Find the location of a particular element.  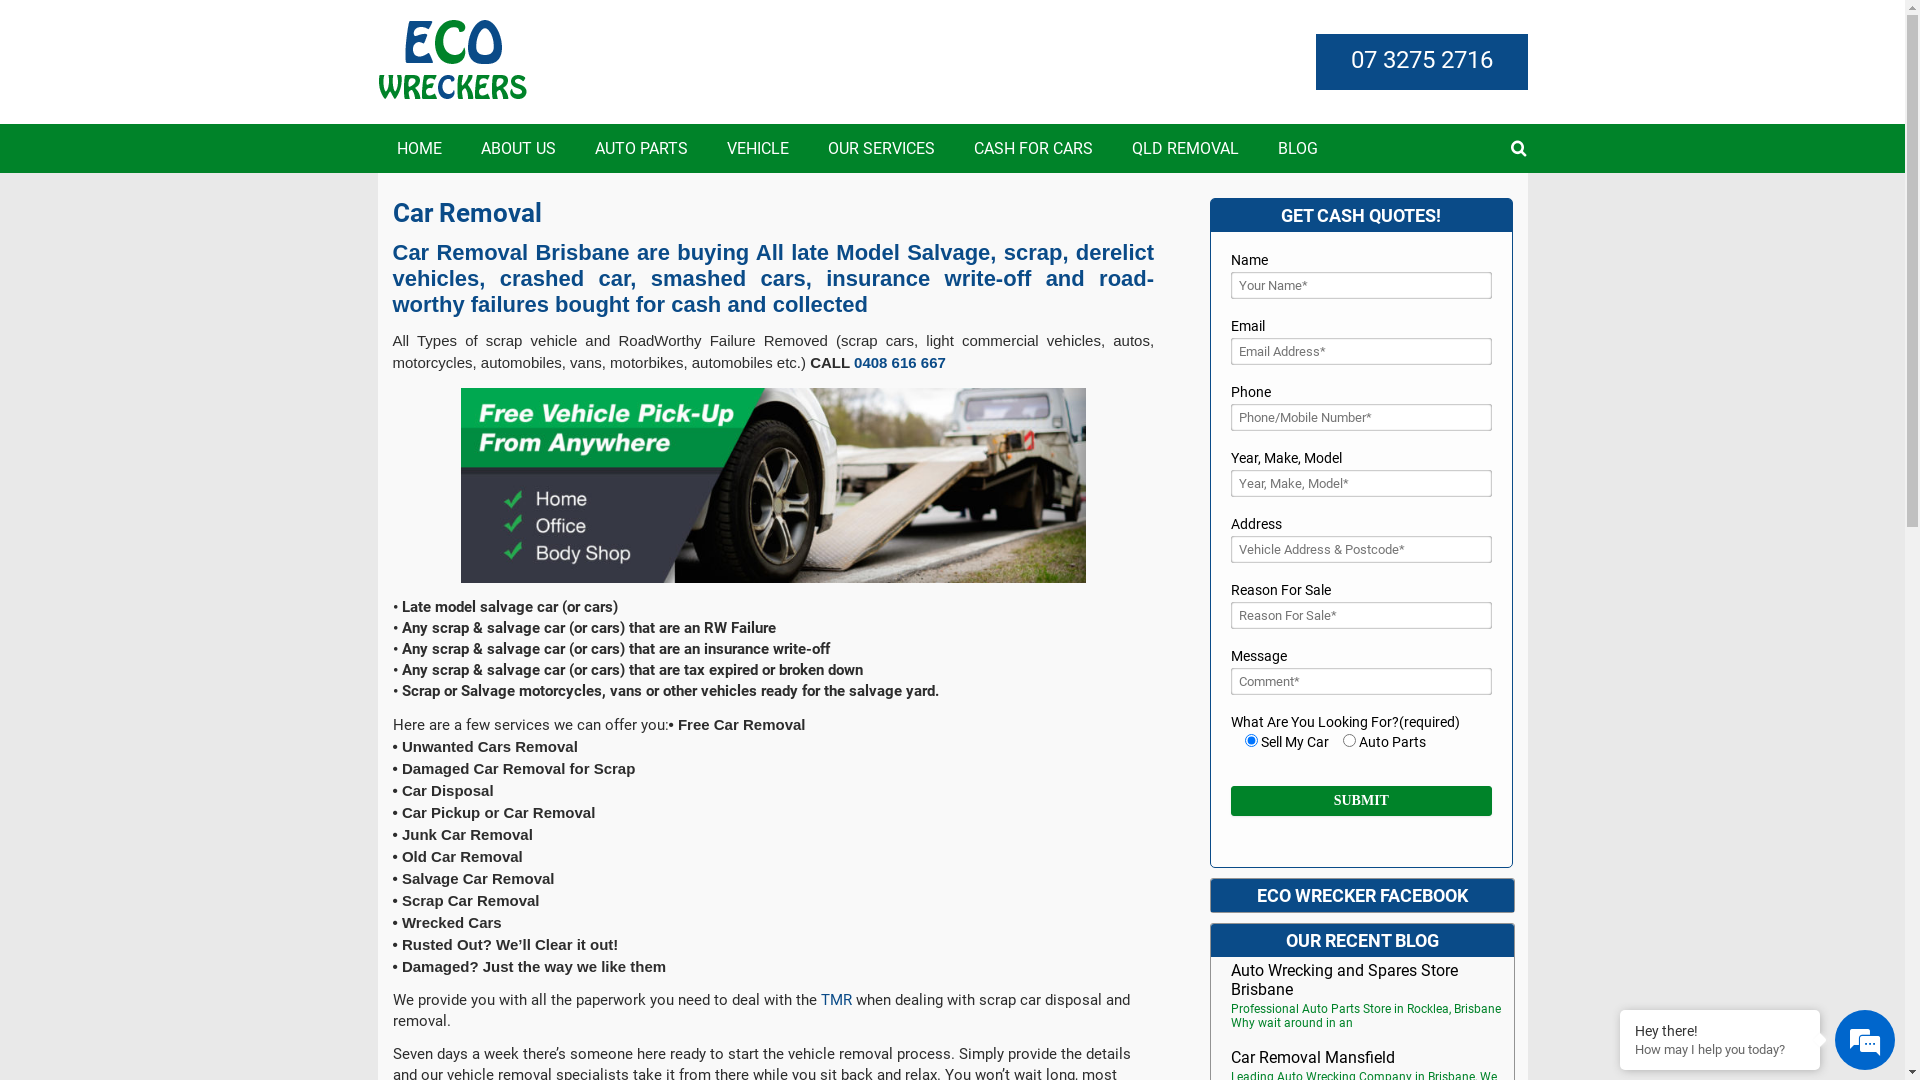

'0408 616 667' is located at coordinates (899, 362).